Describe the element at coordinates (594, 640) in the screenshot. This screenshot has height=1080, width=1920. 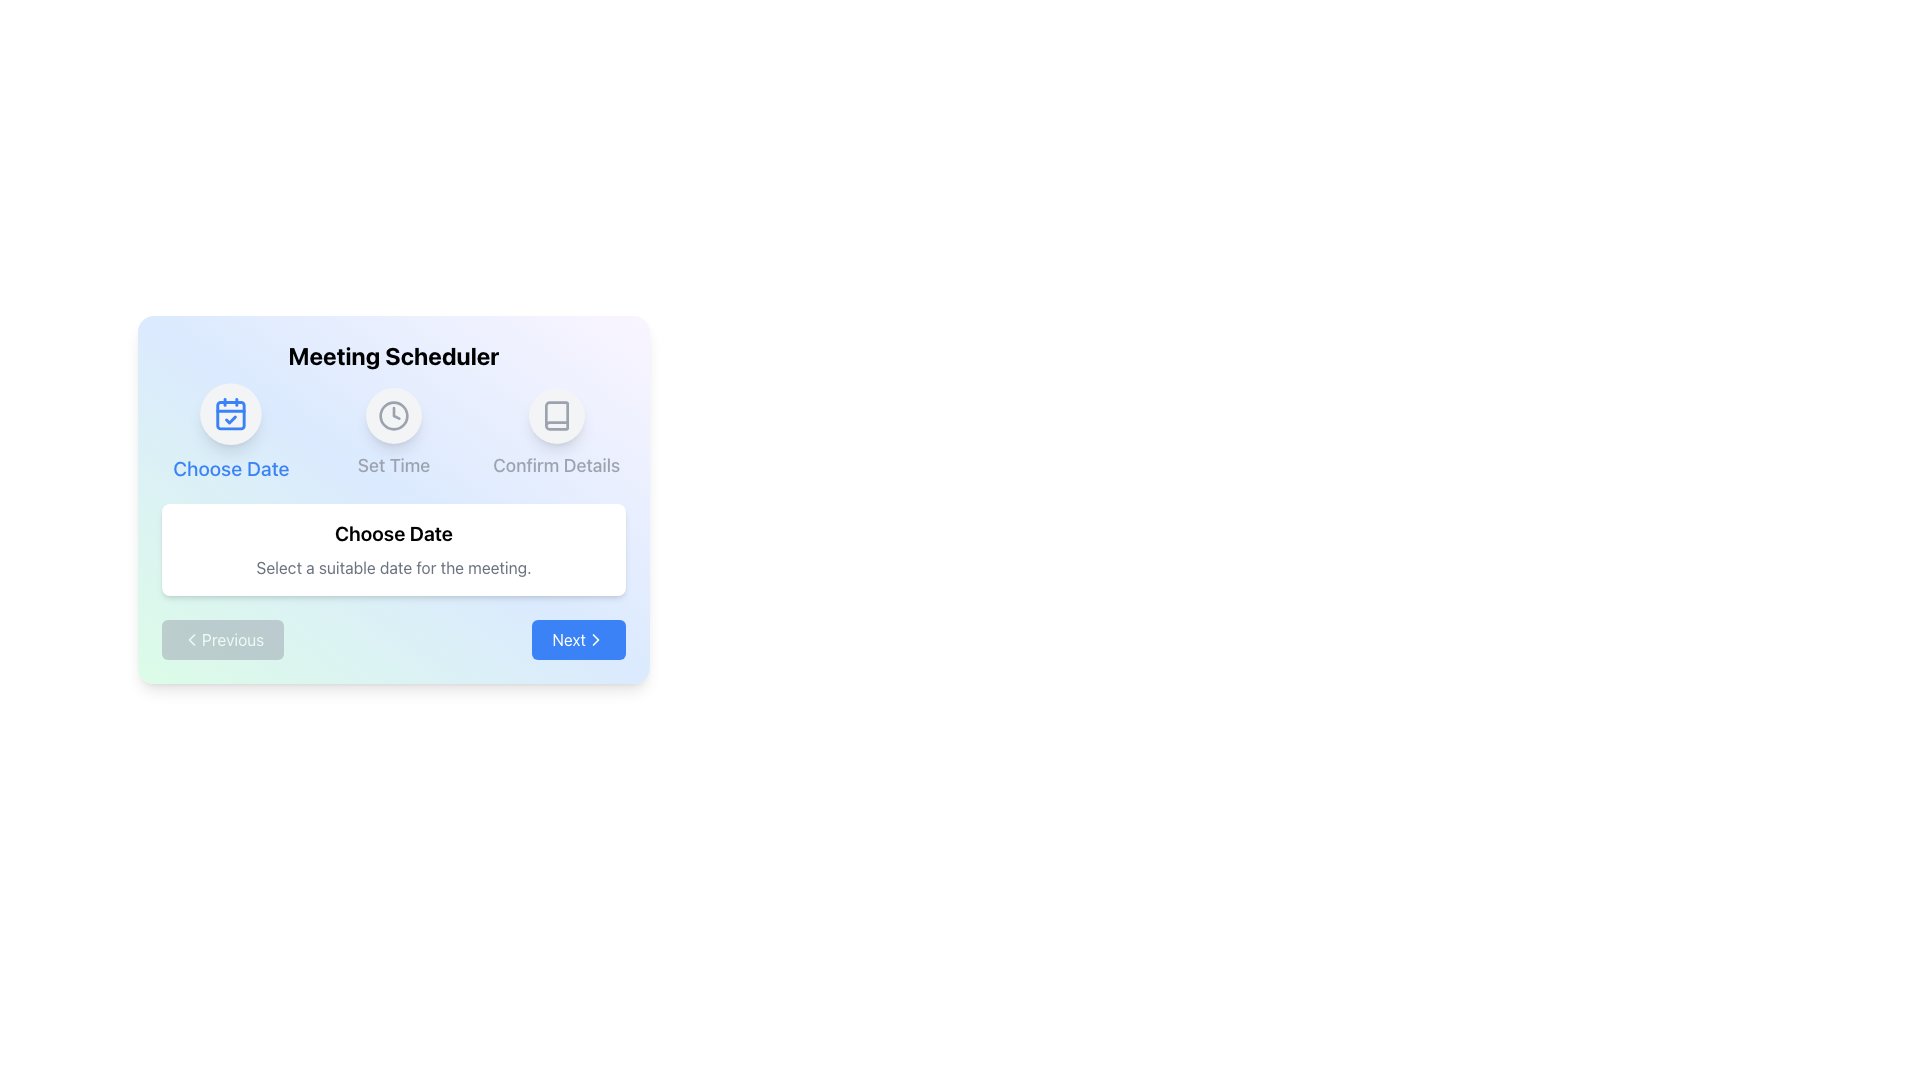
I see `the right-oriented chevron navigation arrow element, which is located within the 'Next' button, to indirectly interact with the button` at that location.